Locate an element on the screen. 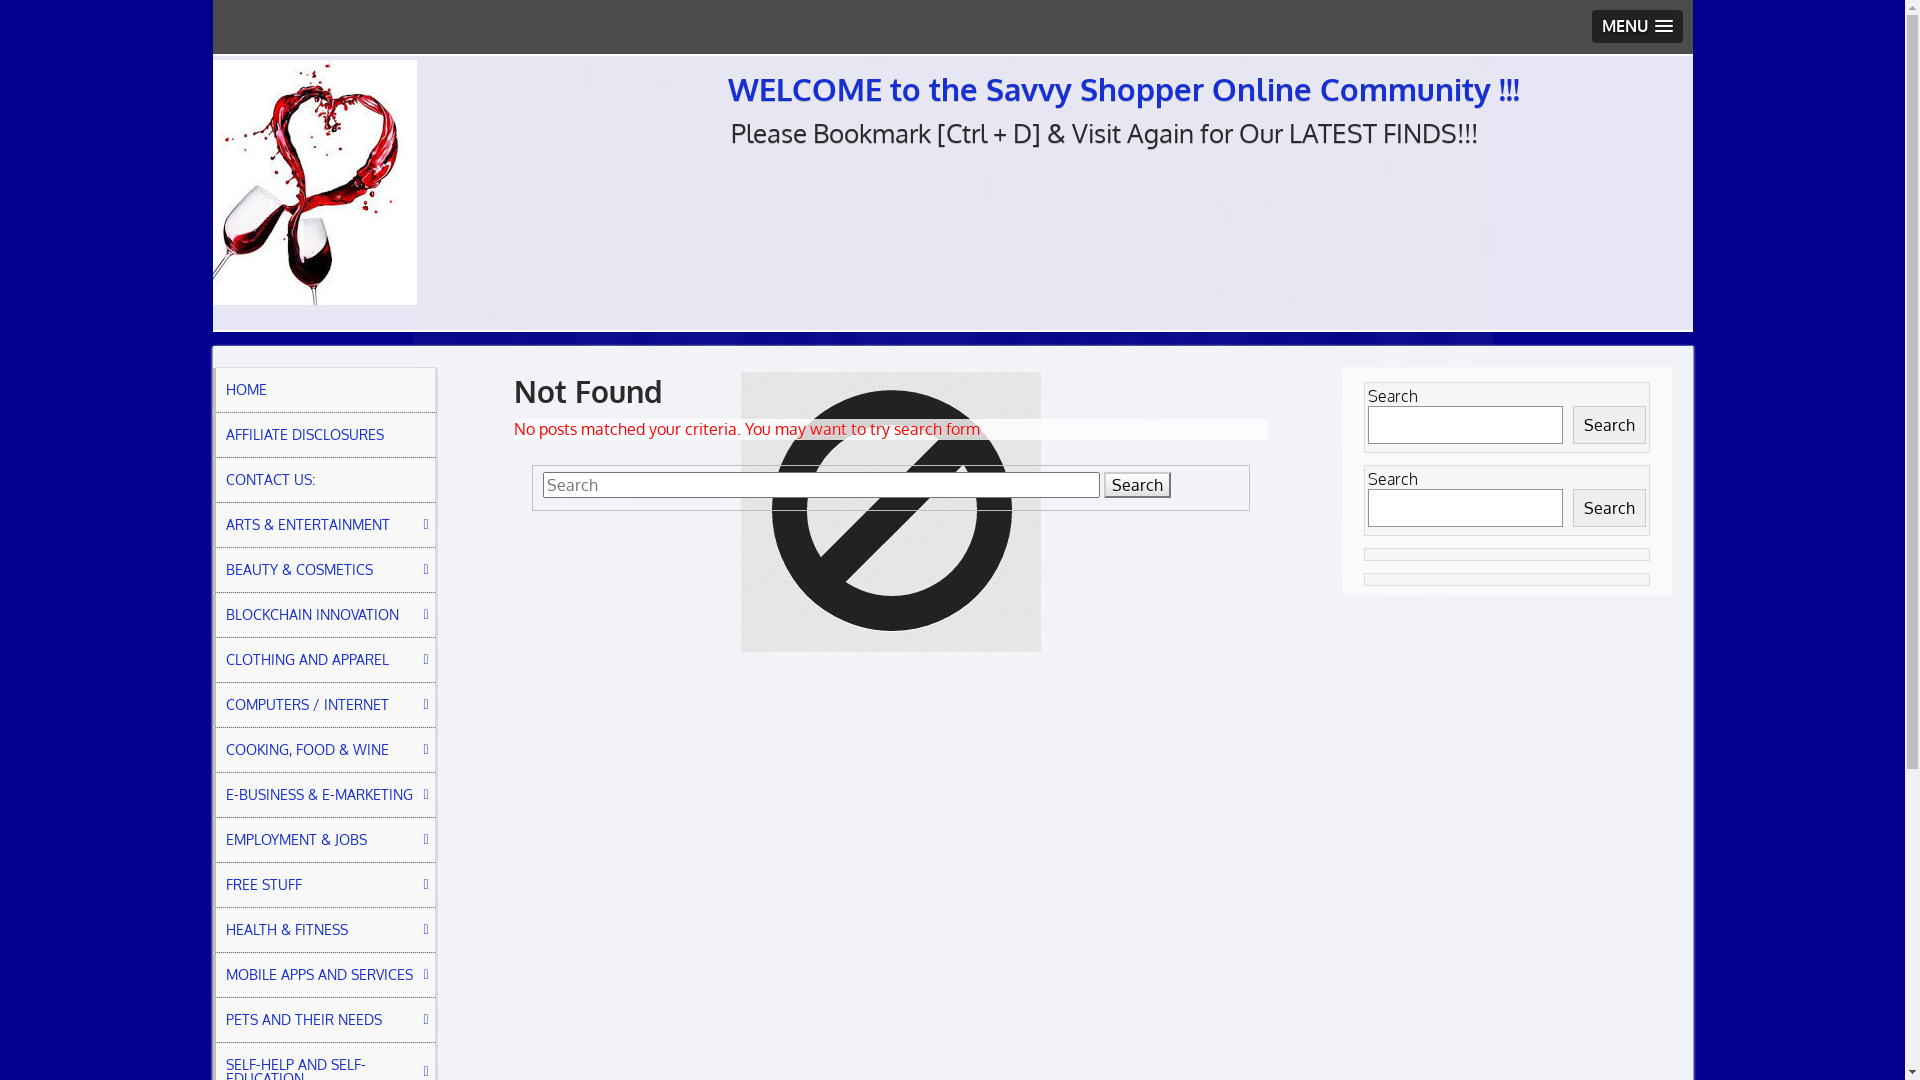  'BLOCKCHAIN INNOVATION' is located at coordinates (324, 613).